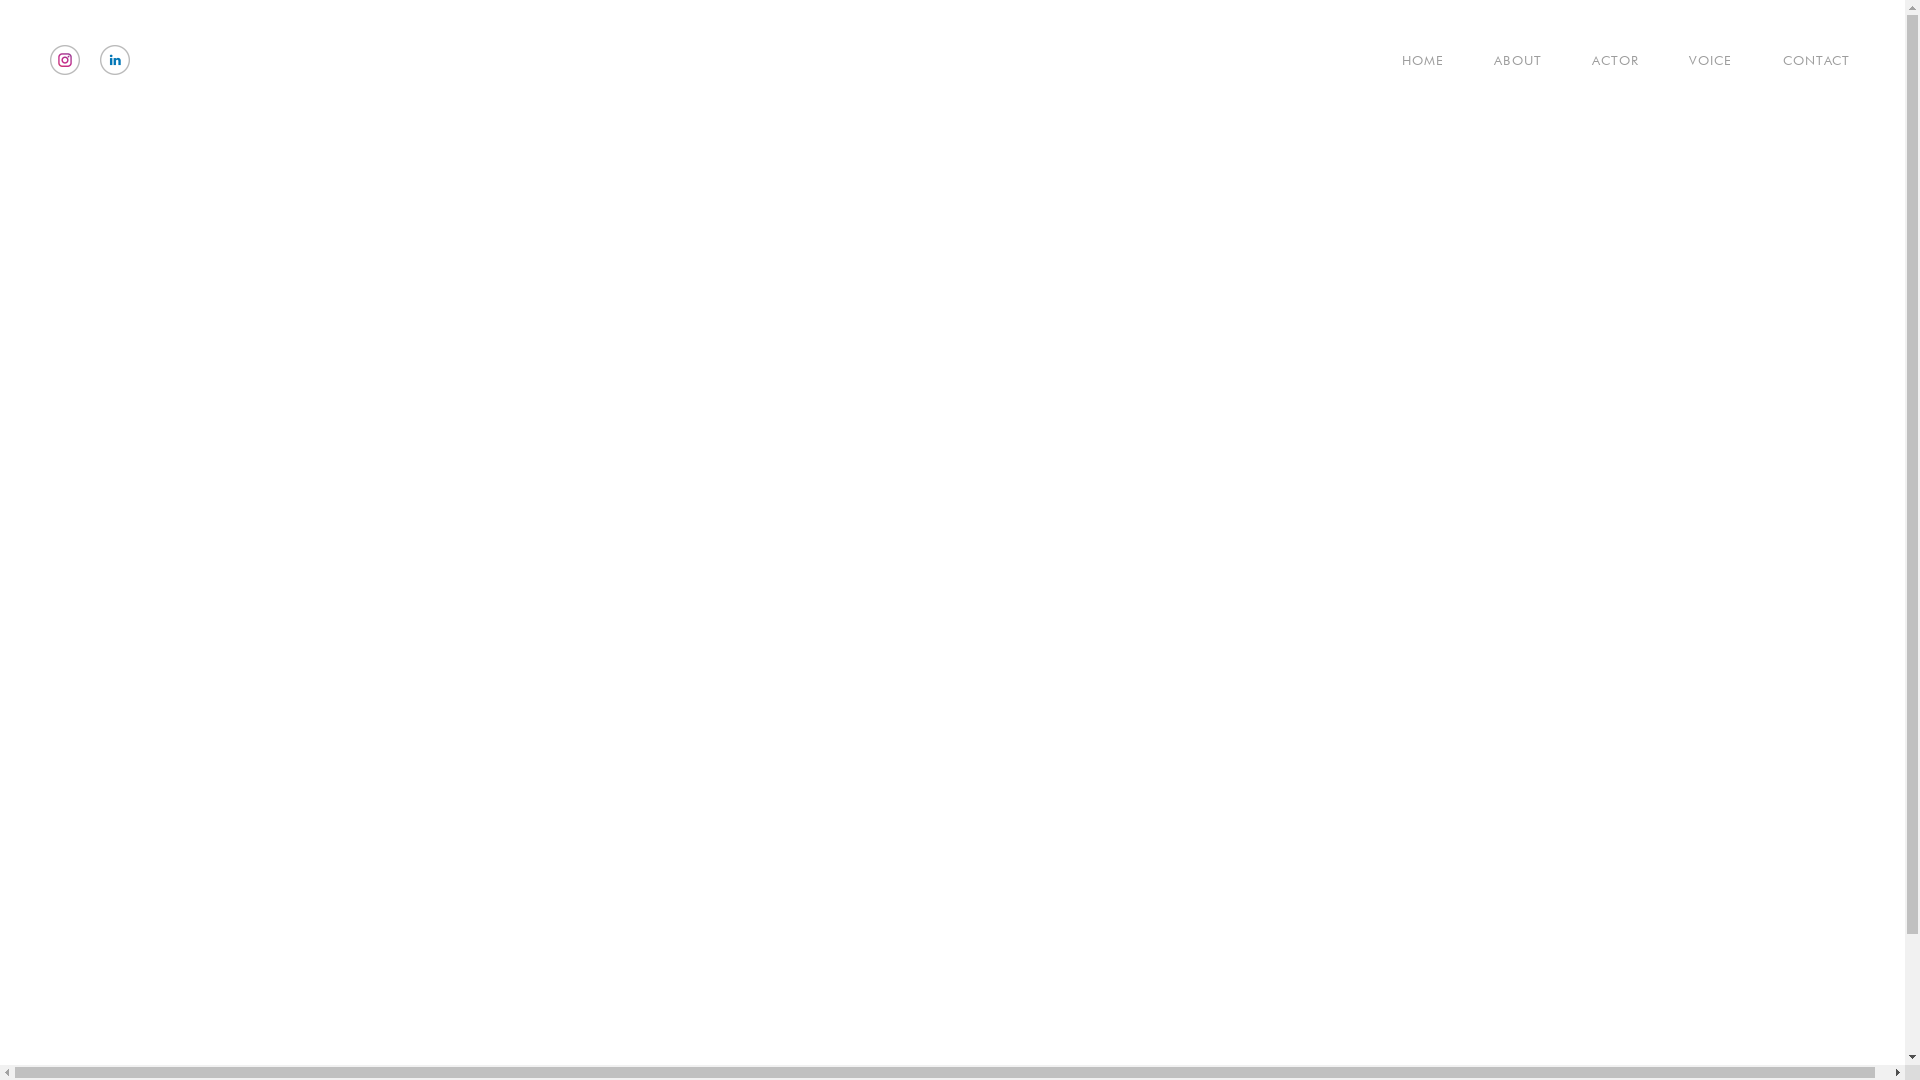 The width and height of the screenshot is (1920, 1080). What do you see at coordinates (1401, 59) in the screenshot?
I see `'HOME'` at bounding box center [1401, 59].